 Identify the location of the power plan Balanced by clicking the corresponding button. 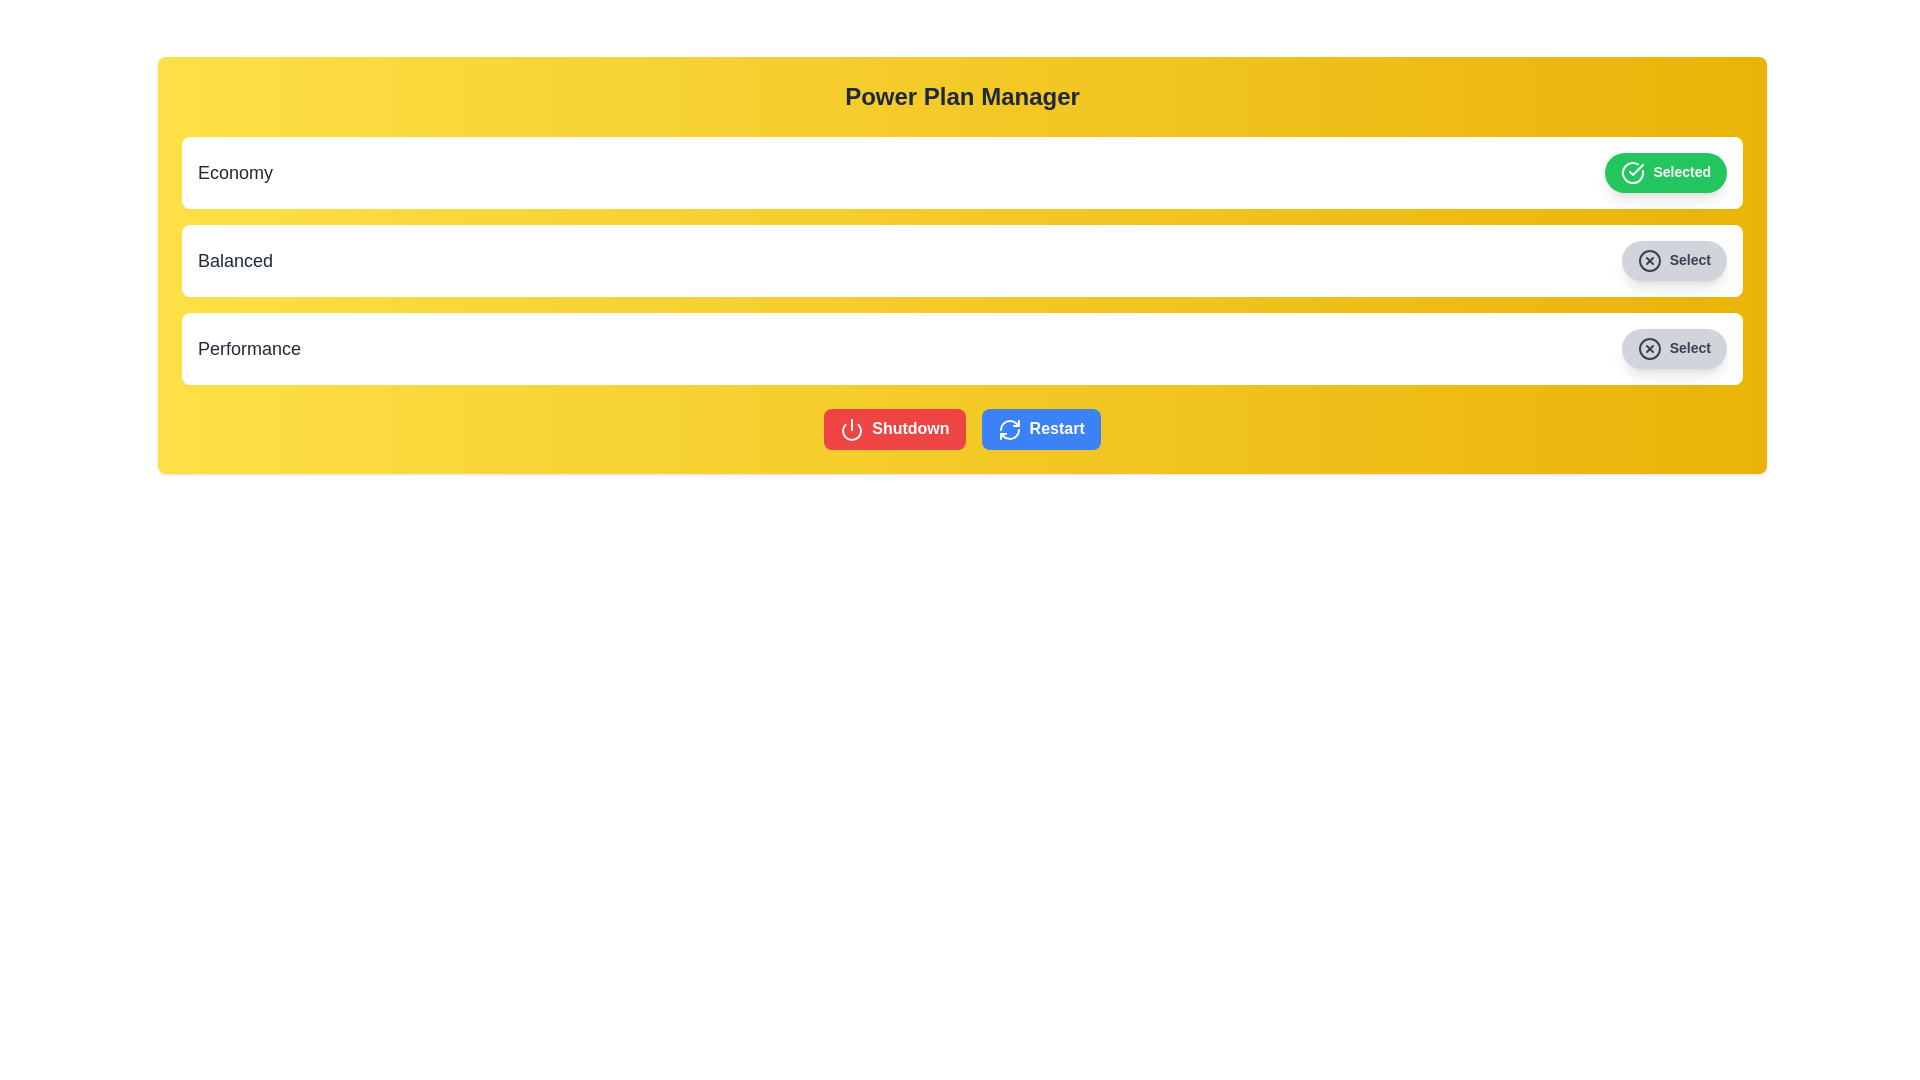
(1674, 260).